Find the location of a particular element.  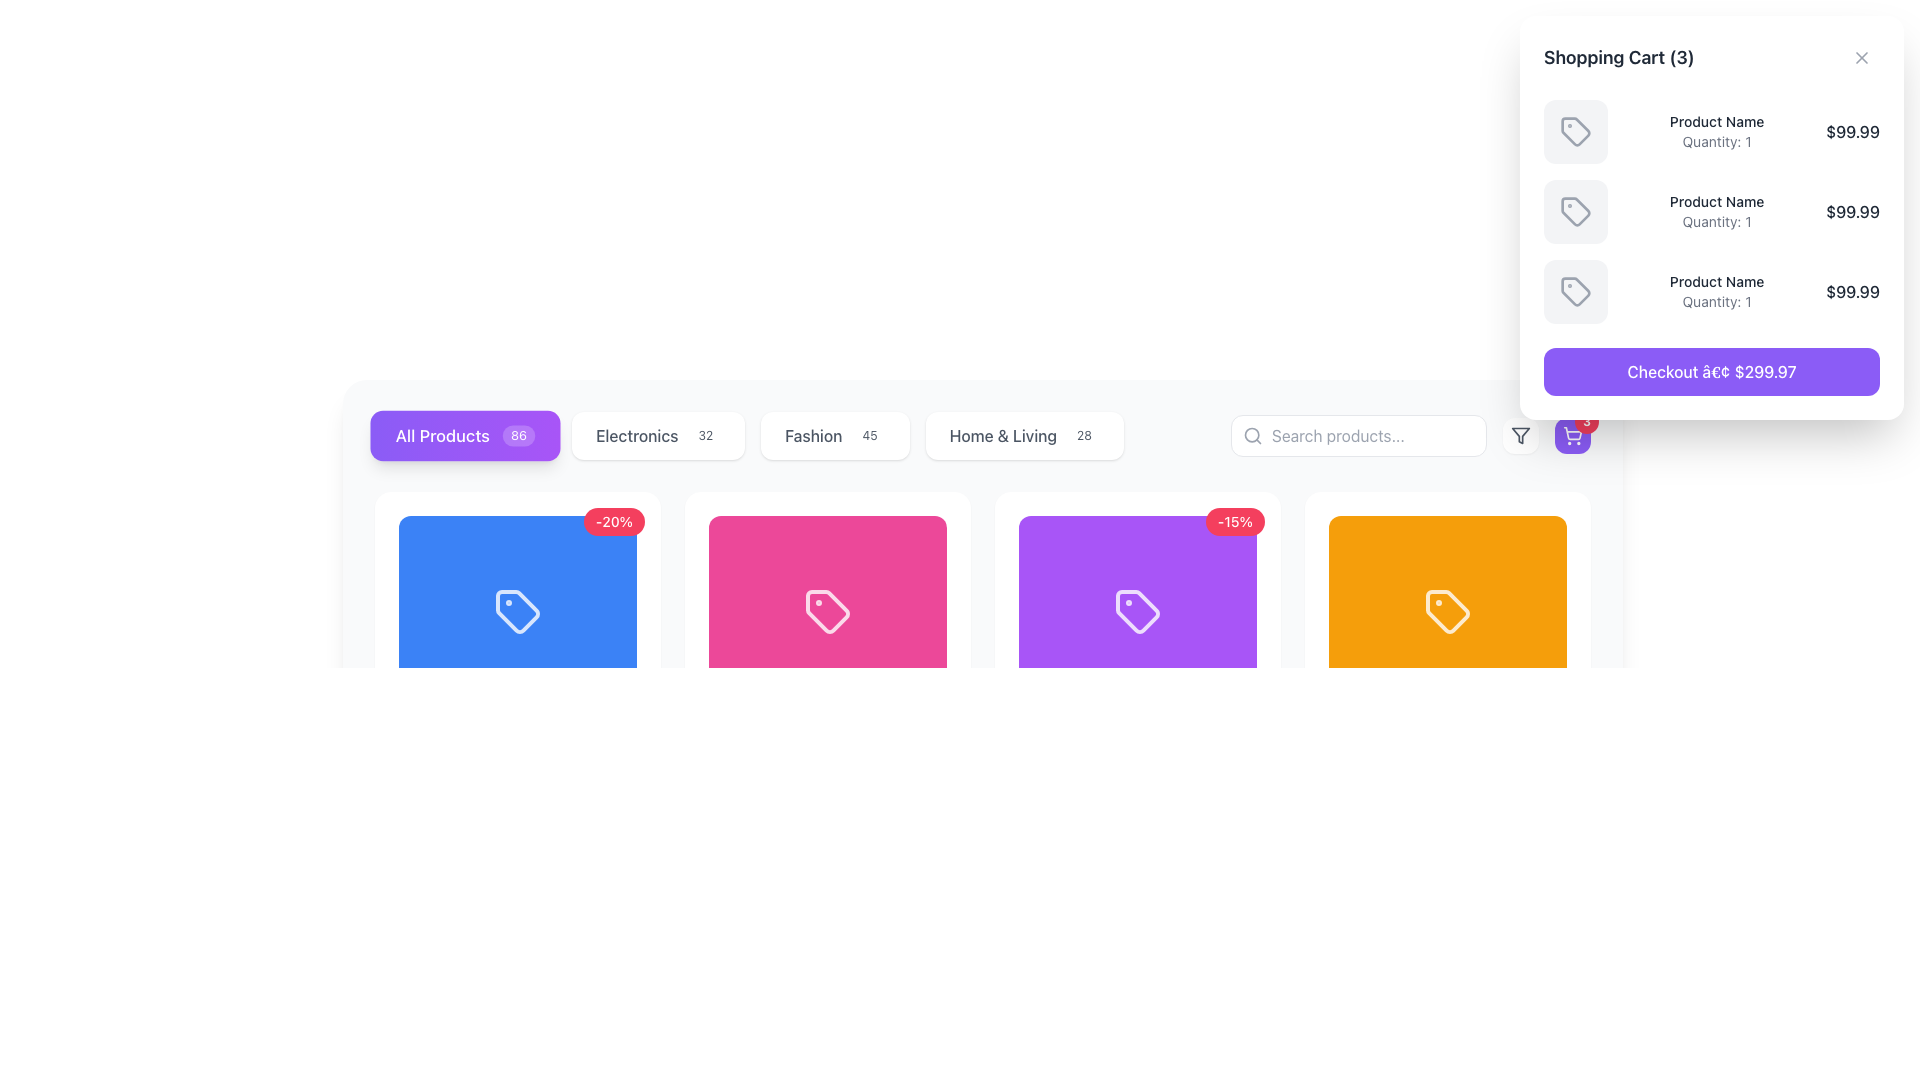

the filter button, which is a small rounded square button with a white background and a gray funnel icon, located between a search icon and a shopping cart icon is located at coordinates (1520, 434).